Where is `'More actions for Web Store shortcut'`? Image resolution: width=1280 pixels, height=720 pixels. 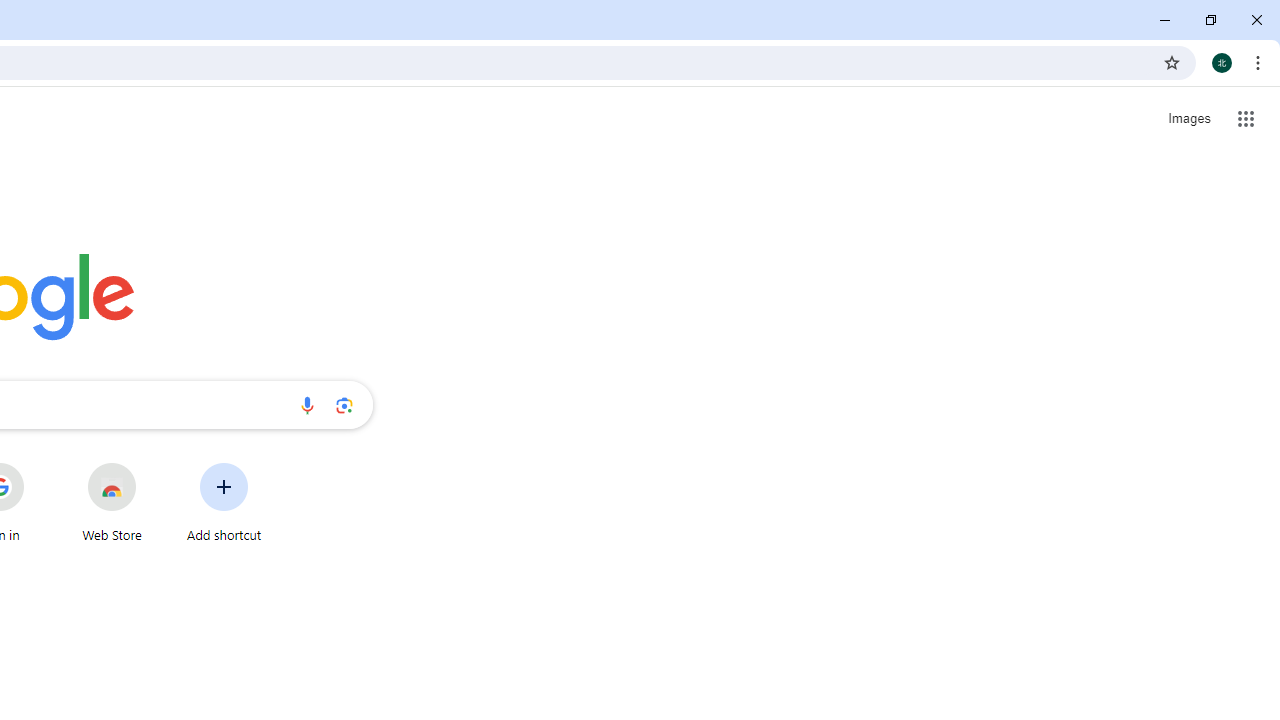 'More actions for Web Store shortcut' is located at coordinates (151, 464).